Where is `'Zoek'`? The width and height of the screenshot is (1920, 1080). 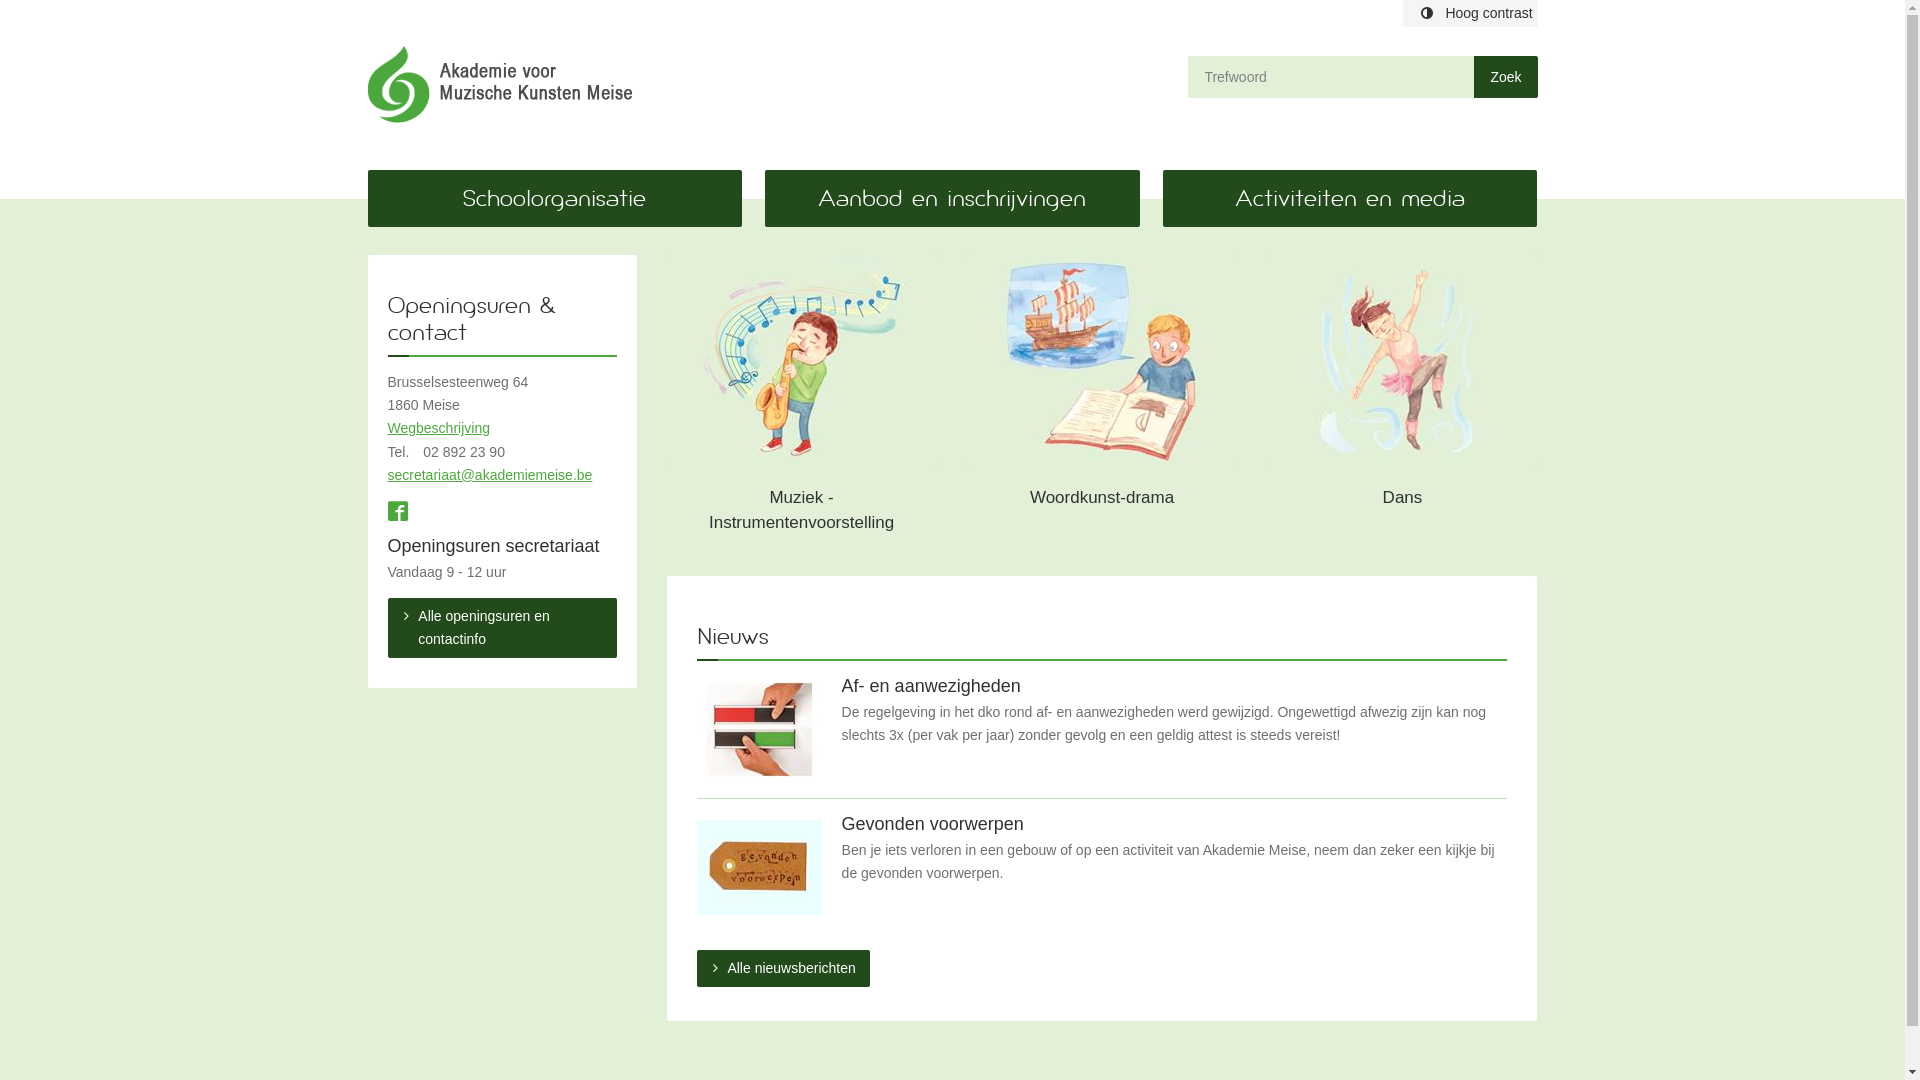 'Zoek' is located at coordinates (1505, 76).